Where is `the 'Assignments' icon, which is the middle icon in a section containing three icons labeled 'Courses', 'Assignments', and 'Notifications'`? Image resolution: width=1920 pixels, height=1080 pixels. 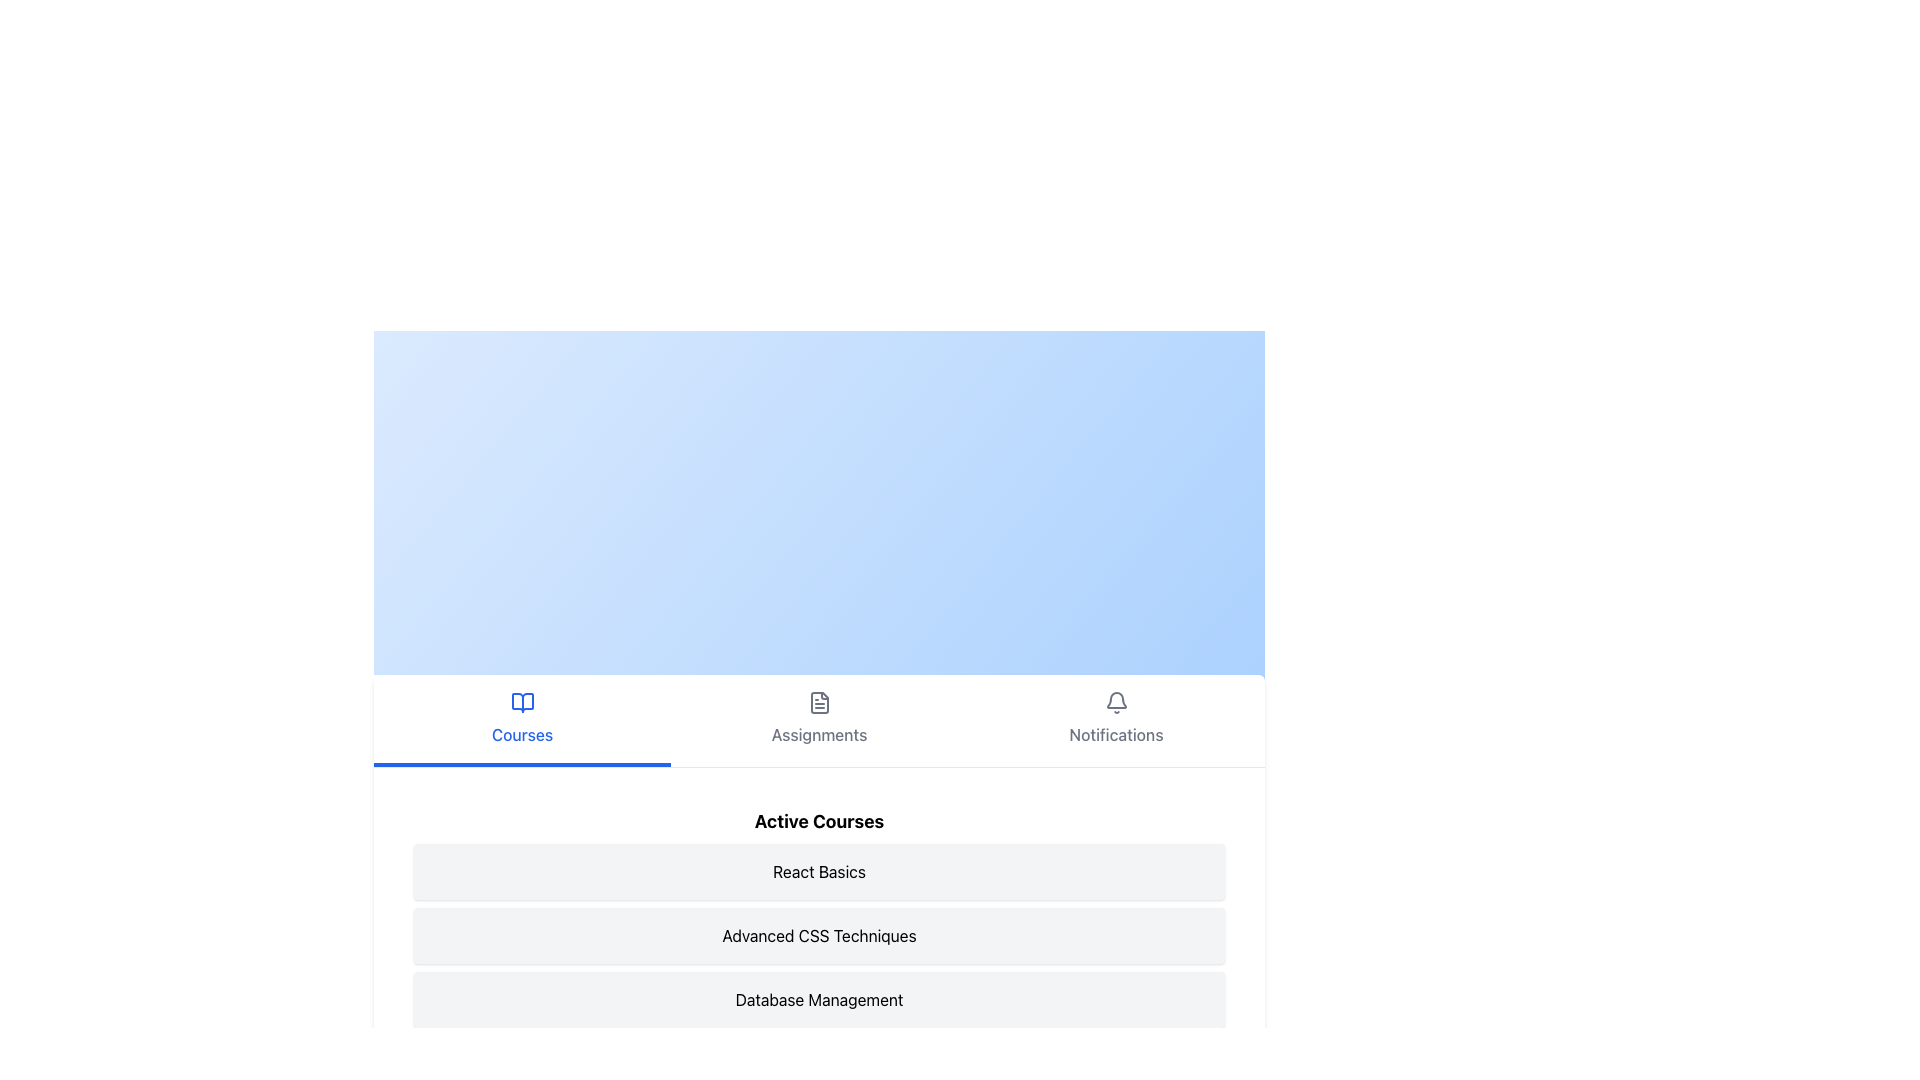
the 'Assignments' icon, which is the middle icon in a section containing three icons labeled 'Courses', 'Assignments', and 'Notifications' is located at coordinates (819, 701).